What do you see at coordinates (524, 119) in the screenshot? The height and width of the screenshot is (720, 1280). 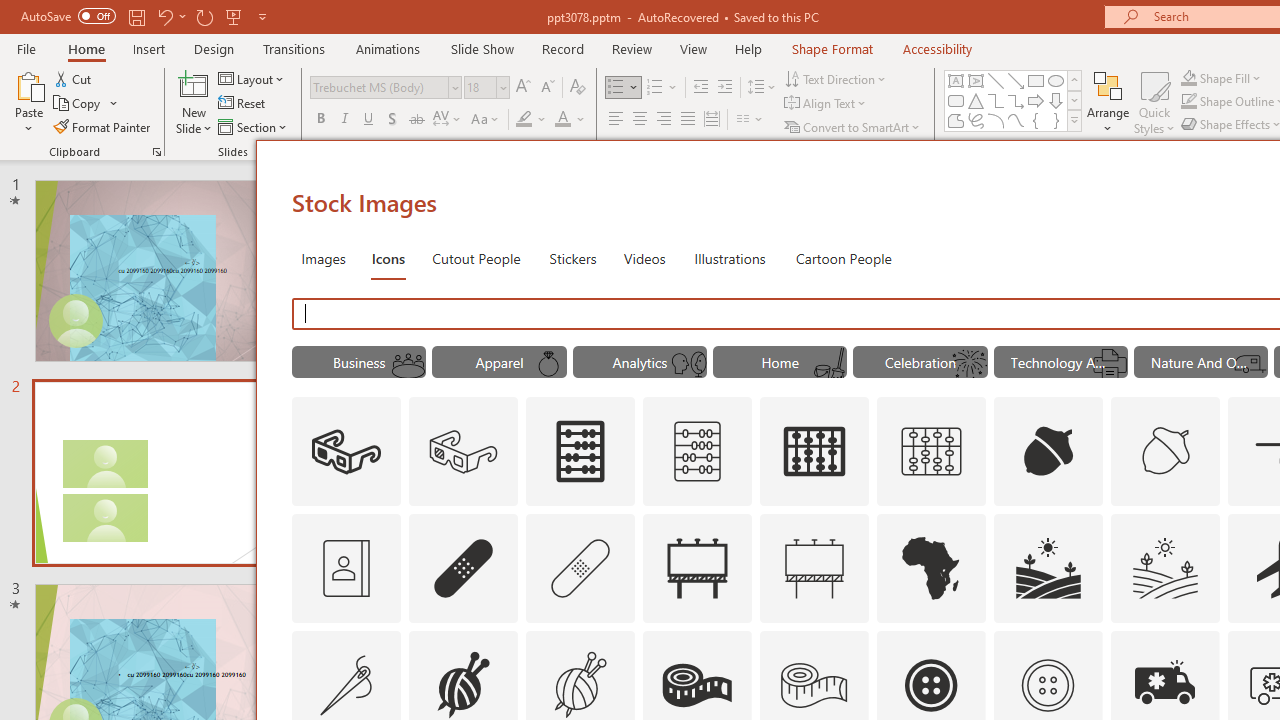 I see `'Text Highlight Color Yellow'` at bounding box center [524, 119].